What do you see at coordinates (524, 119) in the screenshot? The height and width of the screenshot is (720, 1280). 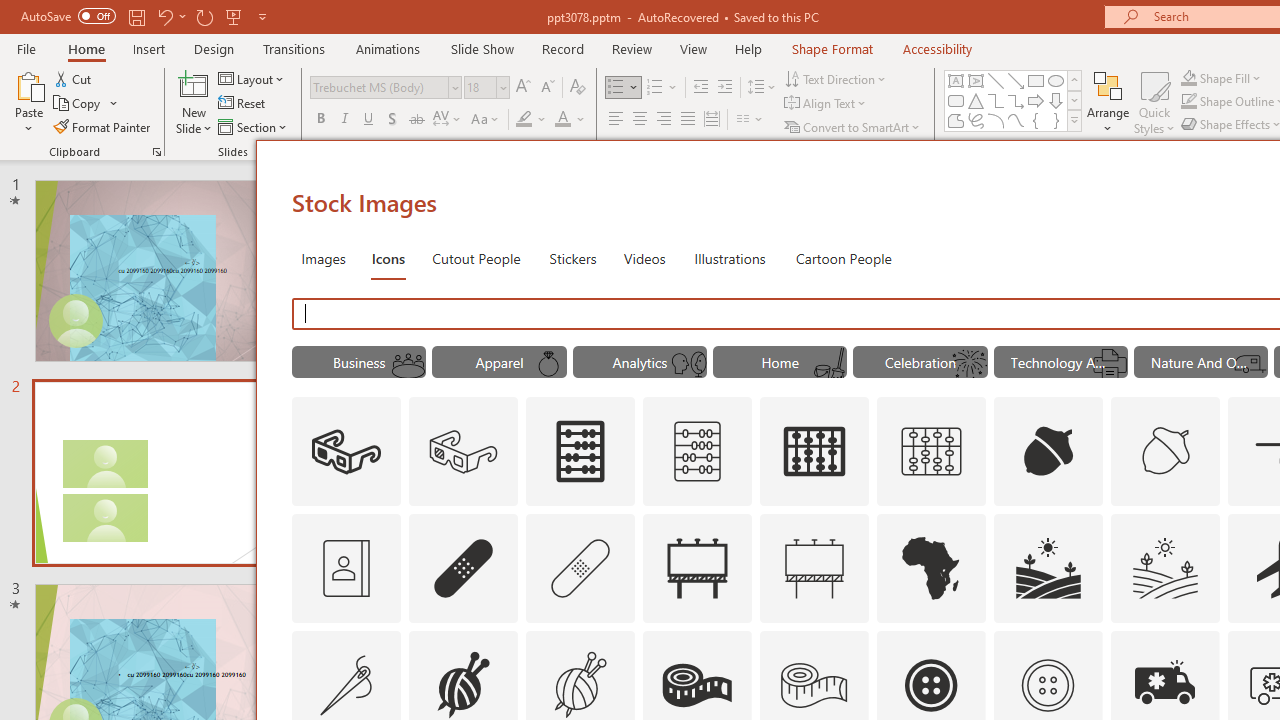 I see `'Text Highlight Color Yellow'` at bounding box center [524, 119].